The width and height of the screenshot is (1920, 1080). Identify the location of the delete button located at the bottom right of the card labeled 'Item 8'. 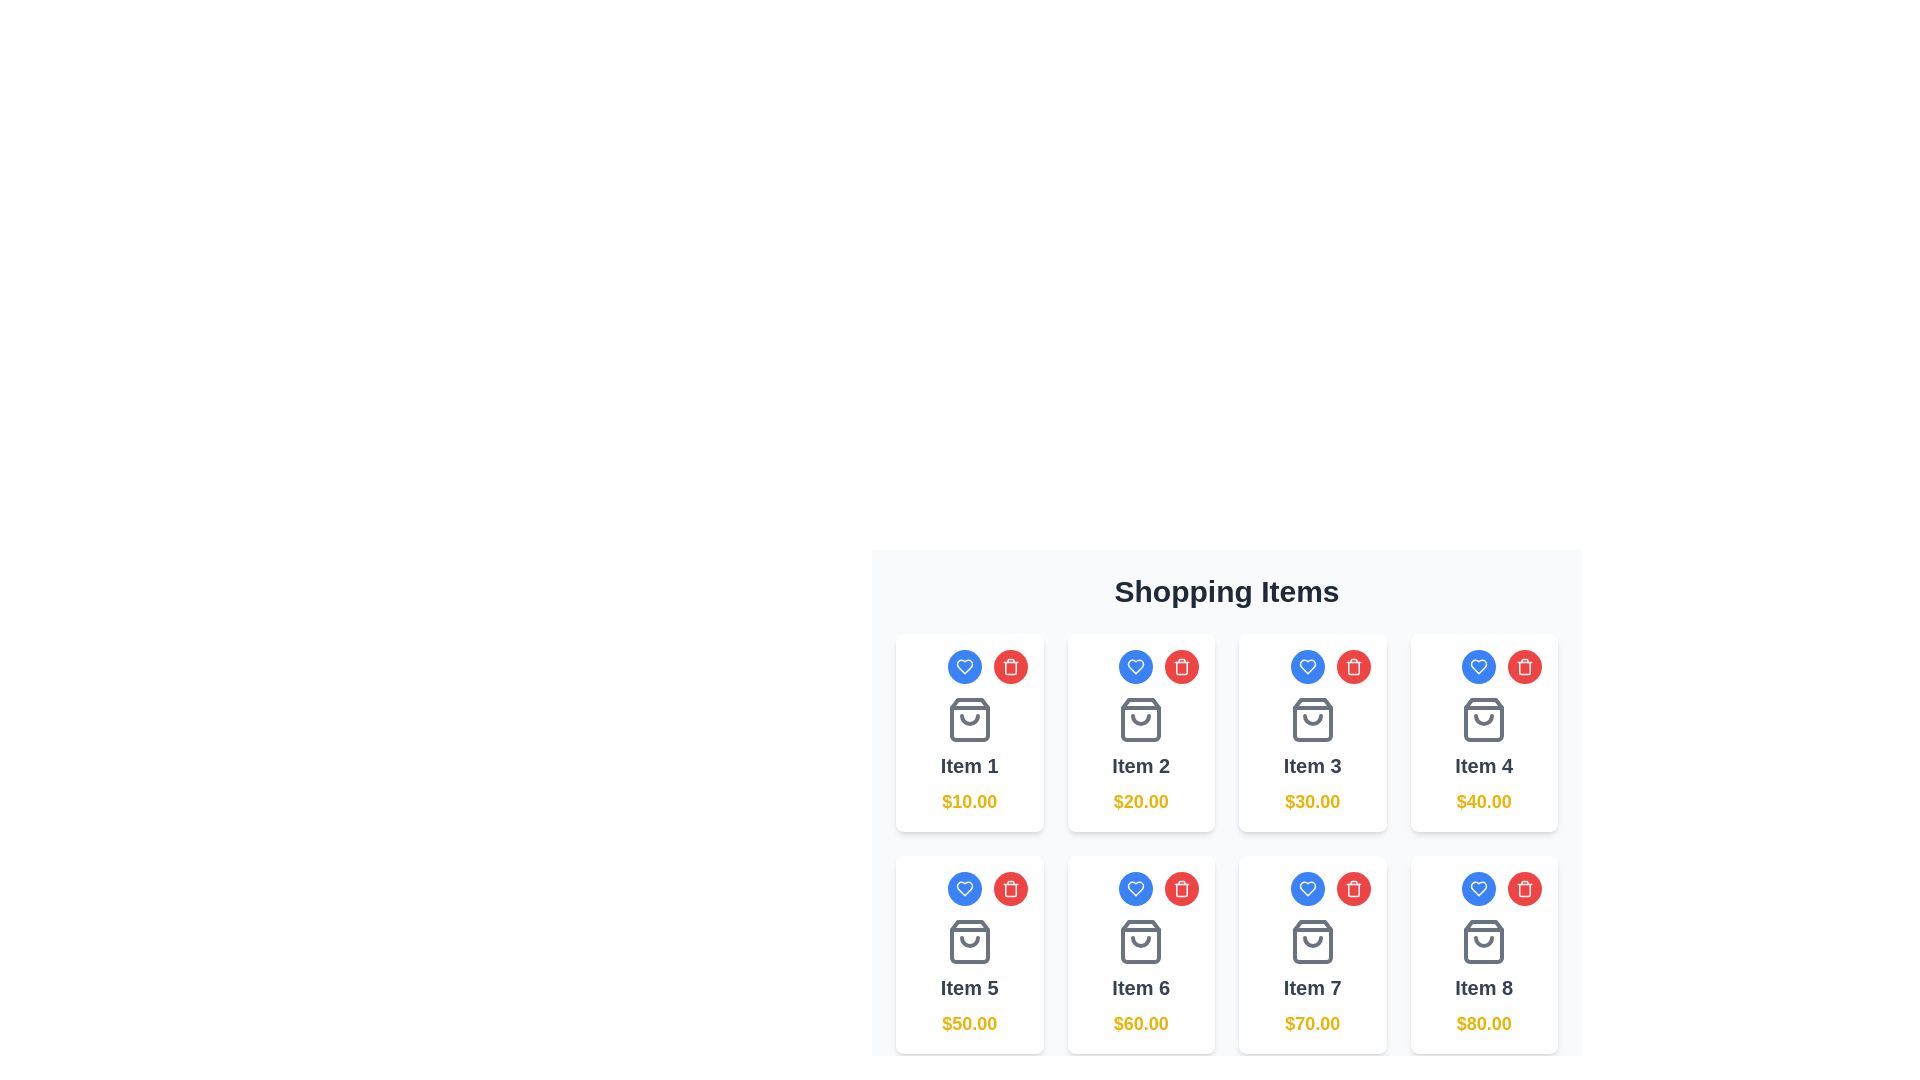
(1524, 887).